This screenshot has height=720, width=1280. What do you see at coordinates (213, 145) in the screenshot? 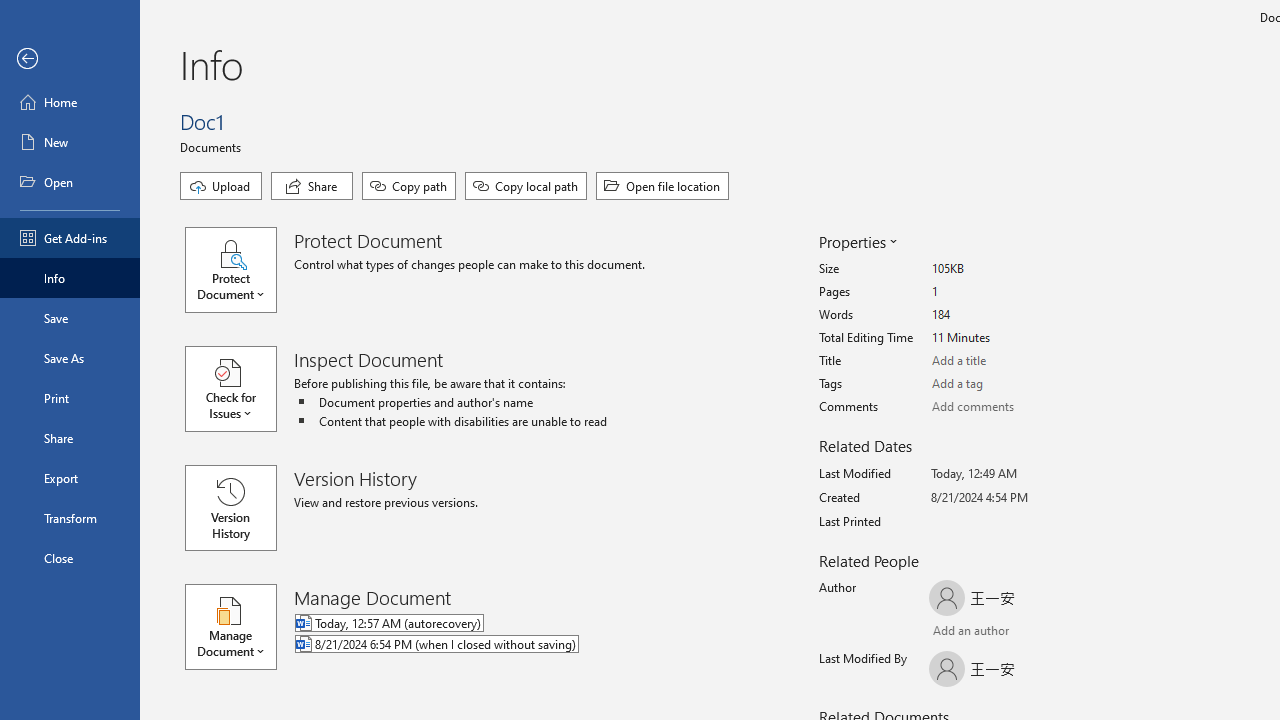
I see `'Documents'` at bounding box center [213, 145].